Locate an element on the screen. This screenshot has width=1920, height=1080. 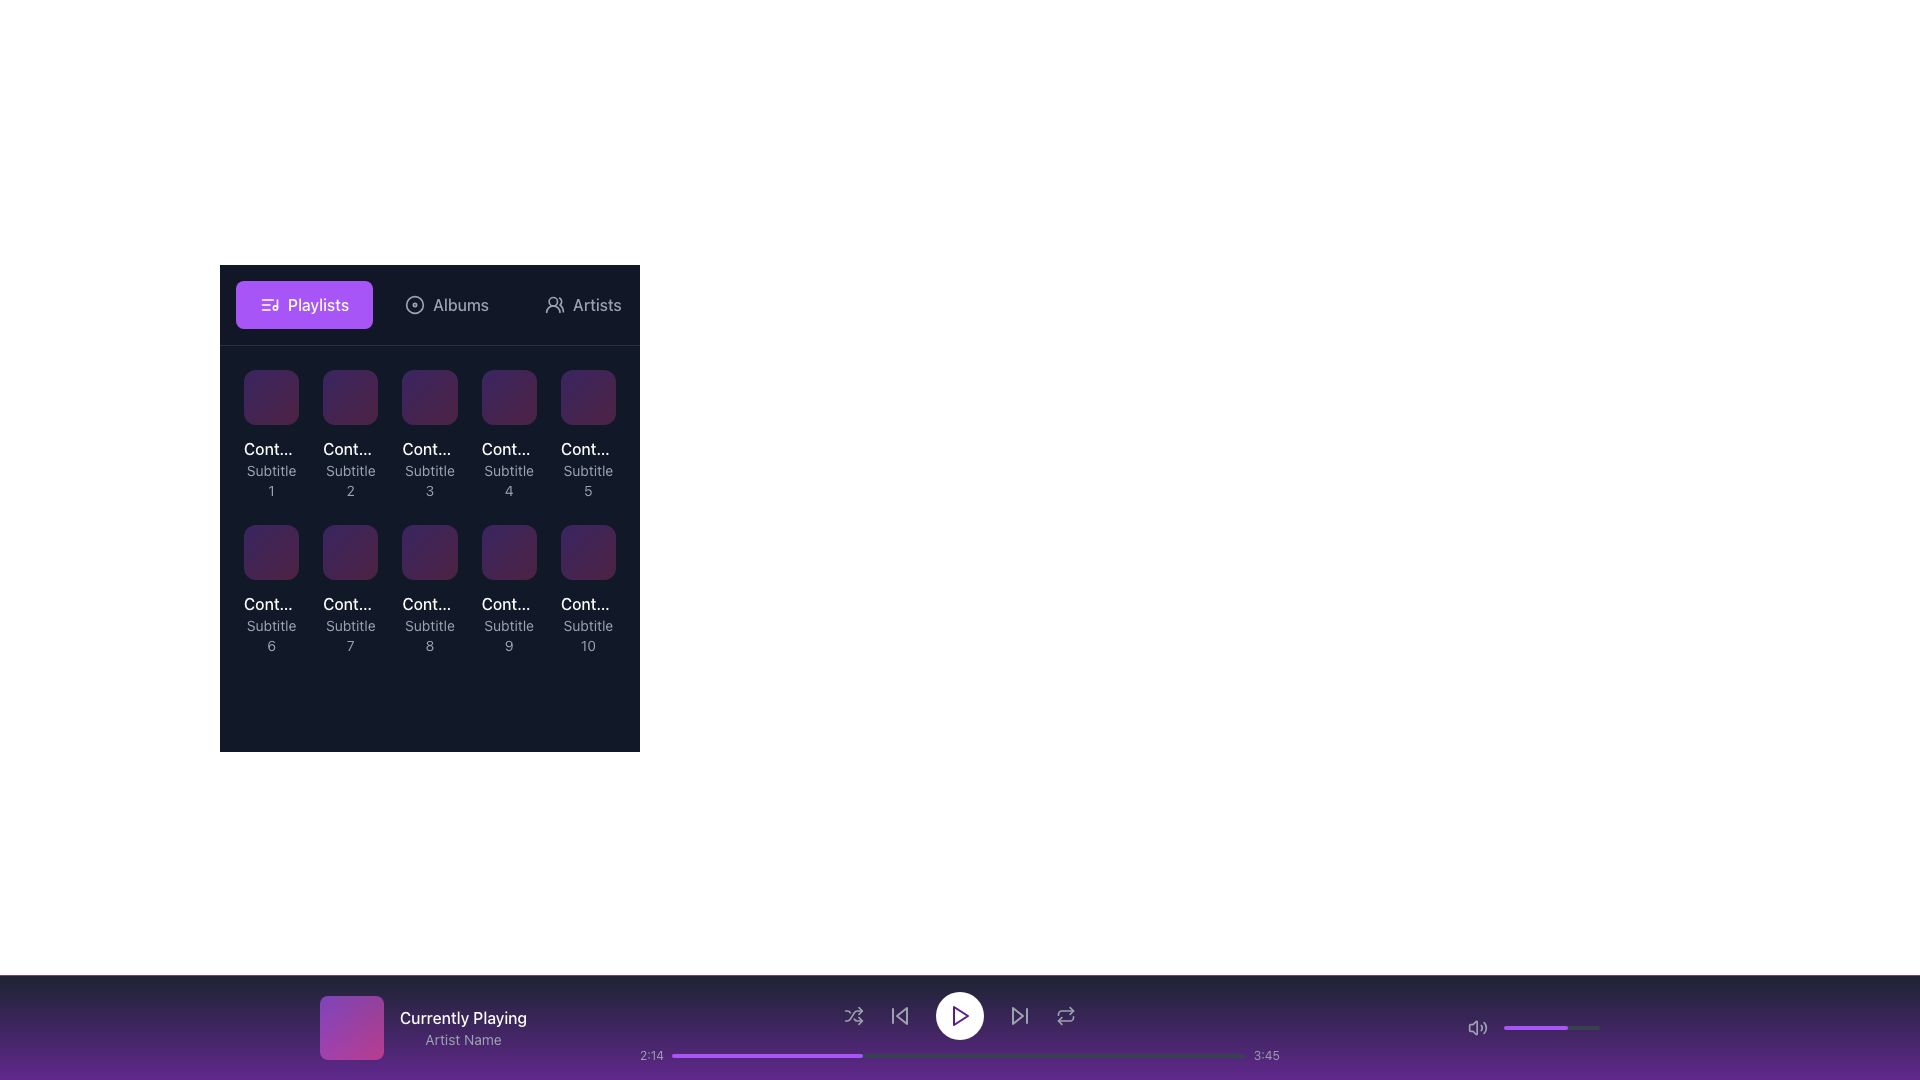
the volume slider is located at coordinates (1537, 1028).